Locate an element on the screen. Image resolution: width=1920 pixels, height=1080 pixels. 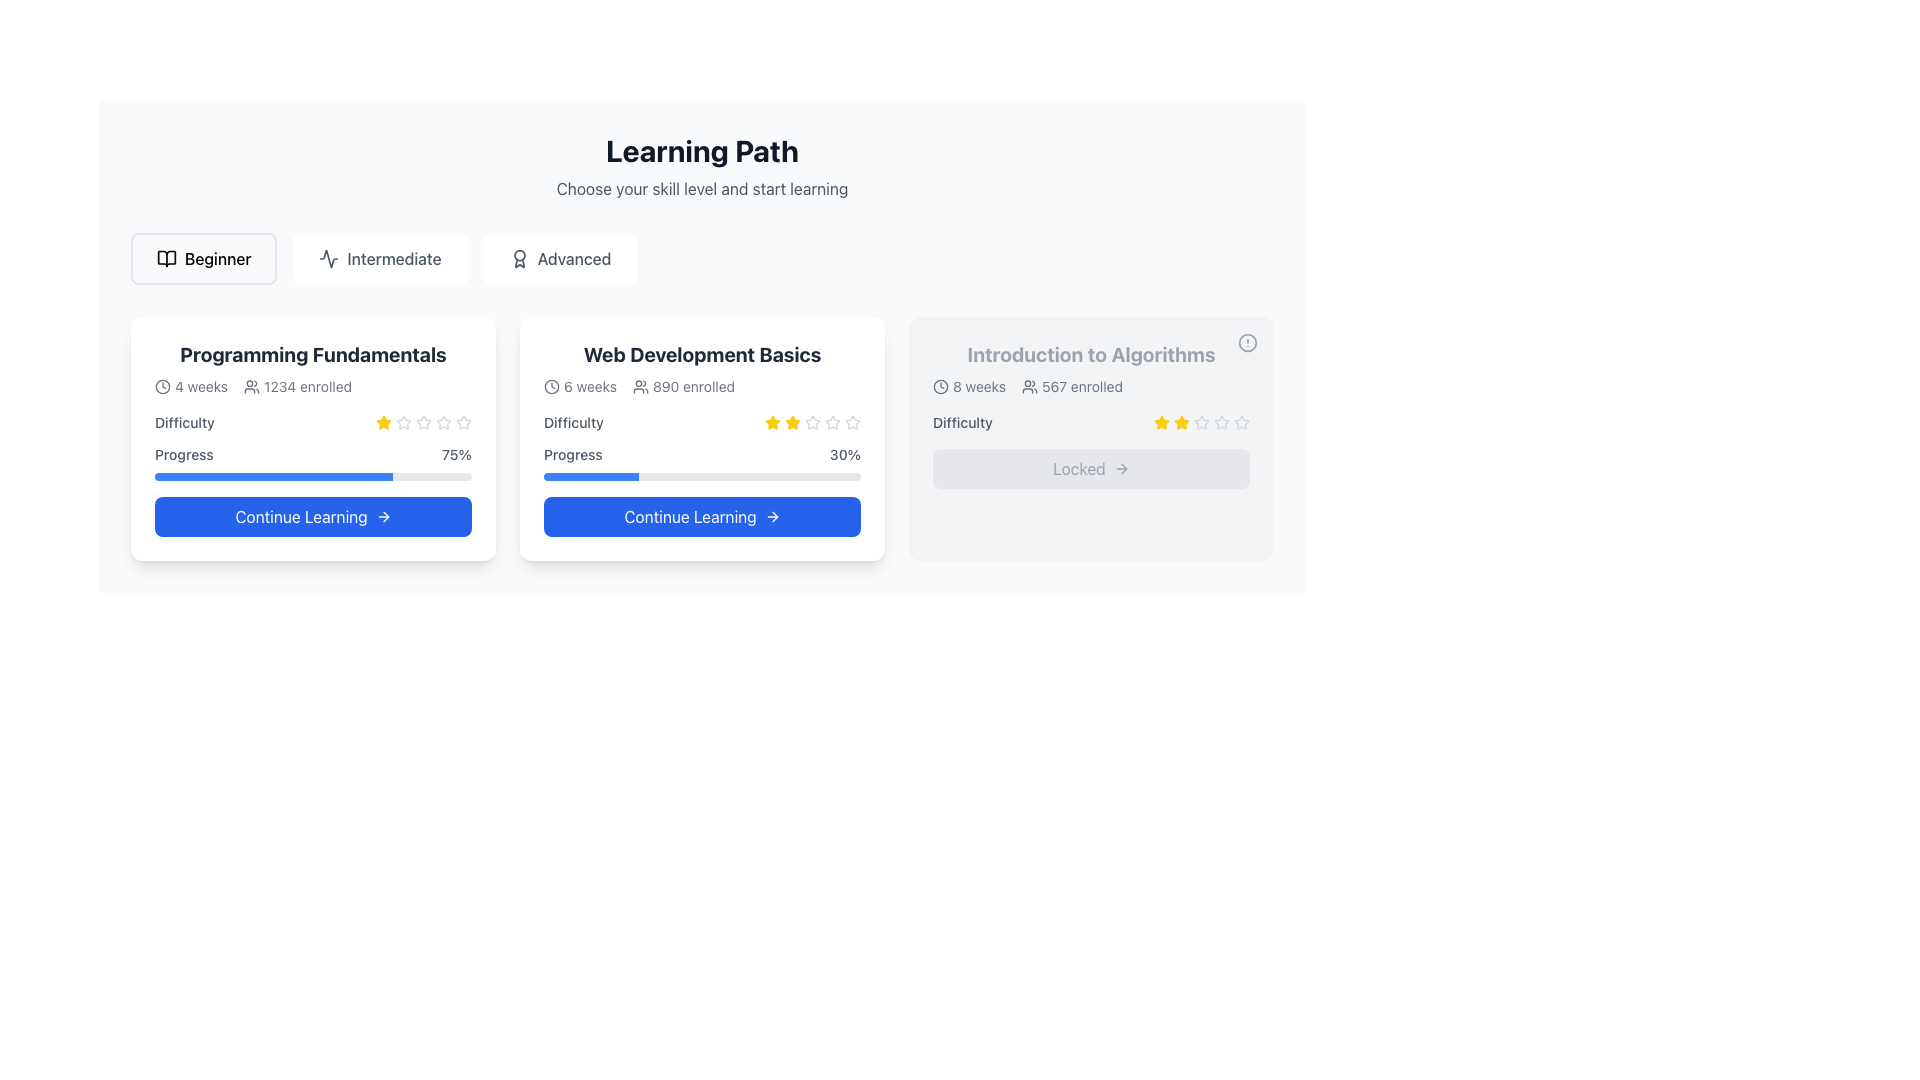
the course duration displayed as '8 weeks' in the introduction section of the 'Introduction to Algorithms' card is located at coordinates (969, 386).